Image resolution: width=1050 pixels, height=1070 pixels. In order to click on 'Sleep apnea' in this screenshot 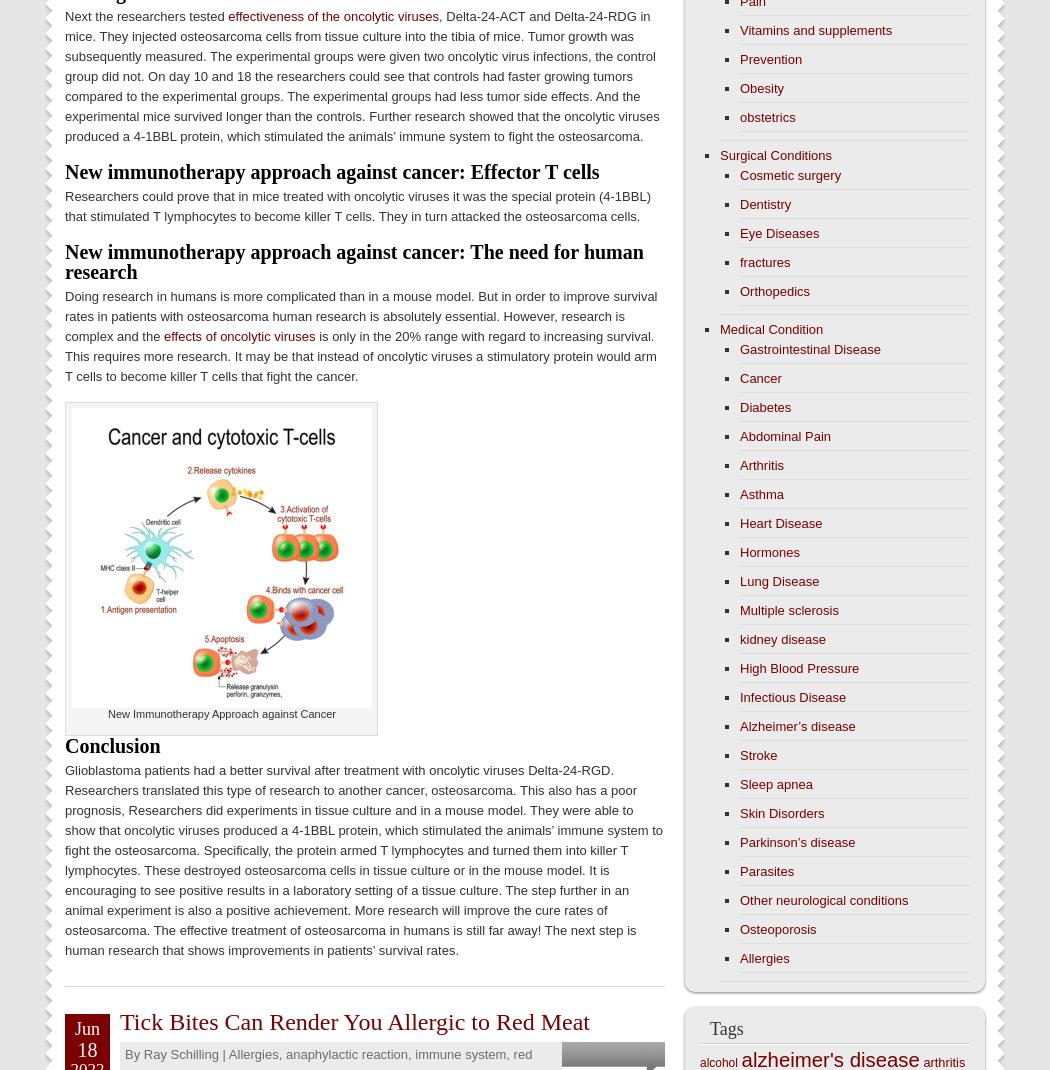, I will do `click(776, 783)`.